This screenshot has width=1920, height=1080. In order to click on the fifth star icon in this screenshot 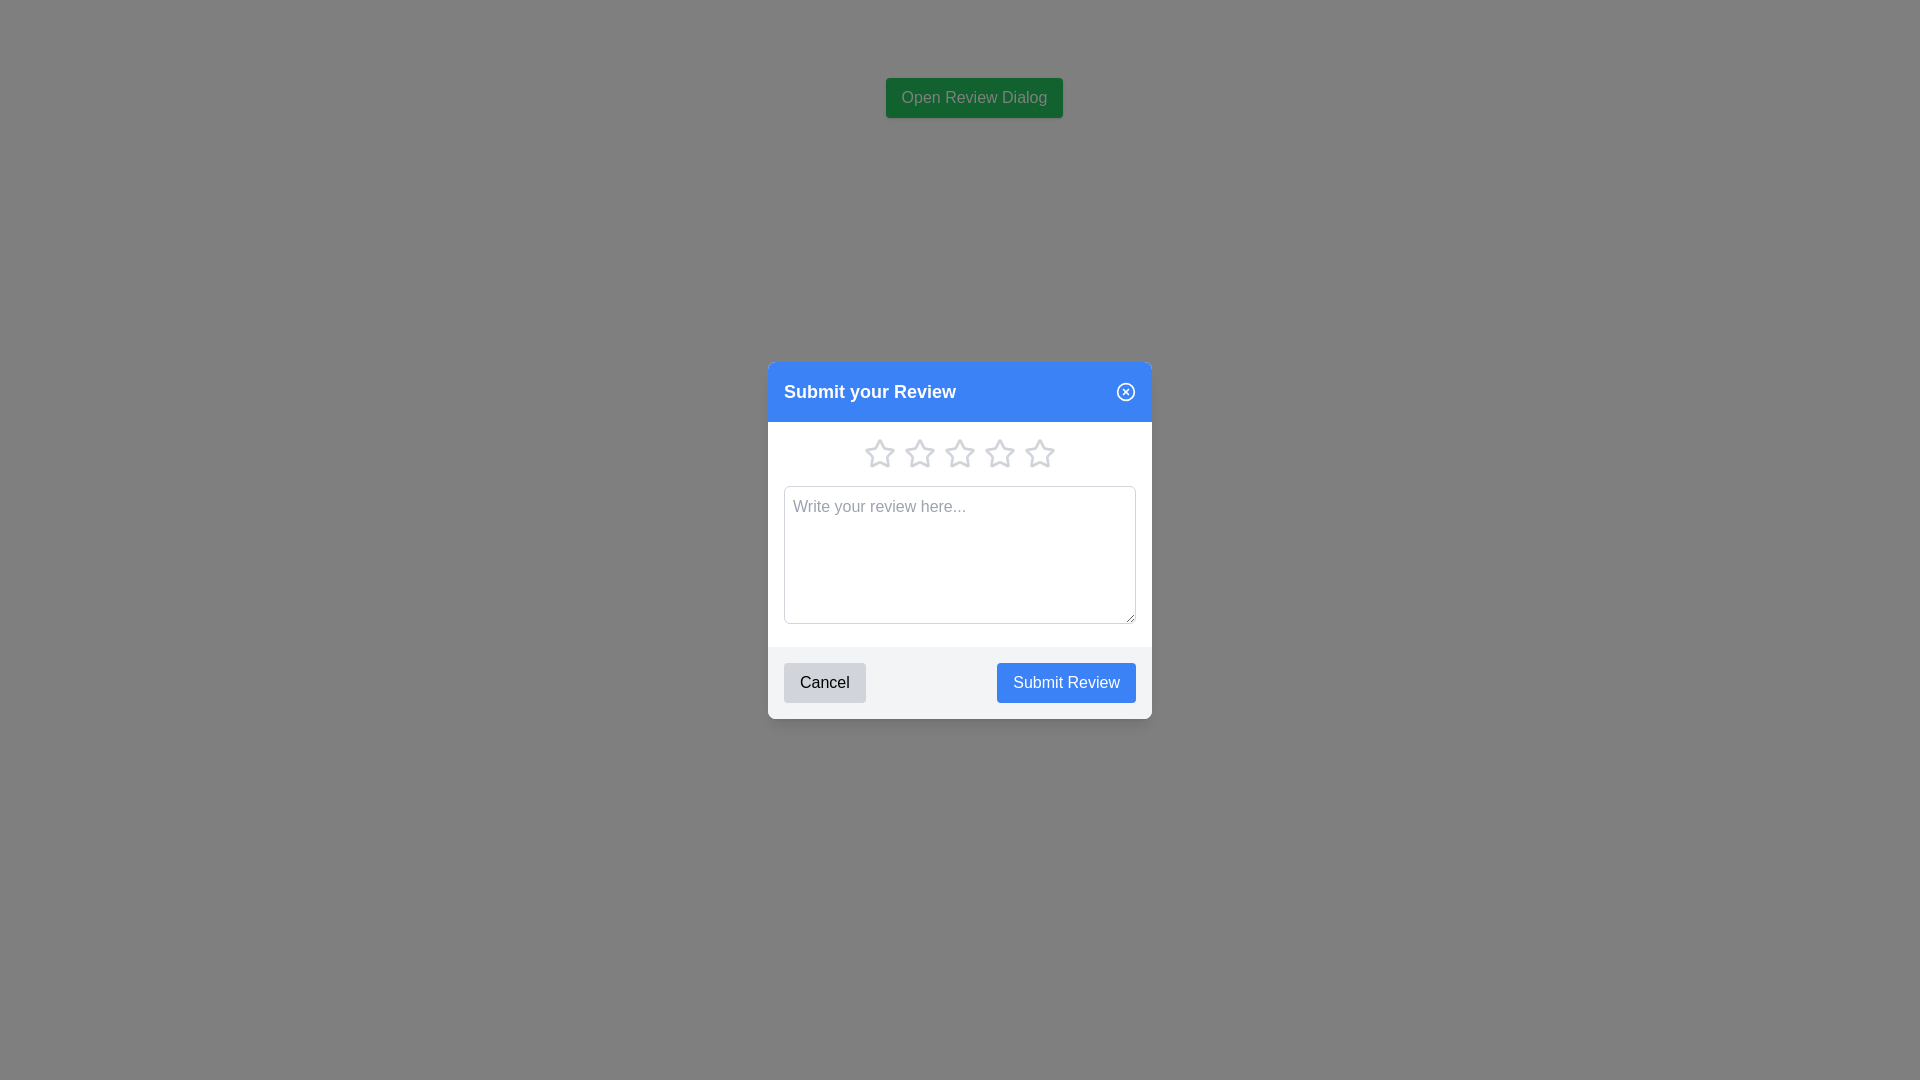, I will do `click(1040, 452)`.